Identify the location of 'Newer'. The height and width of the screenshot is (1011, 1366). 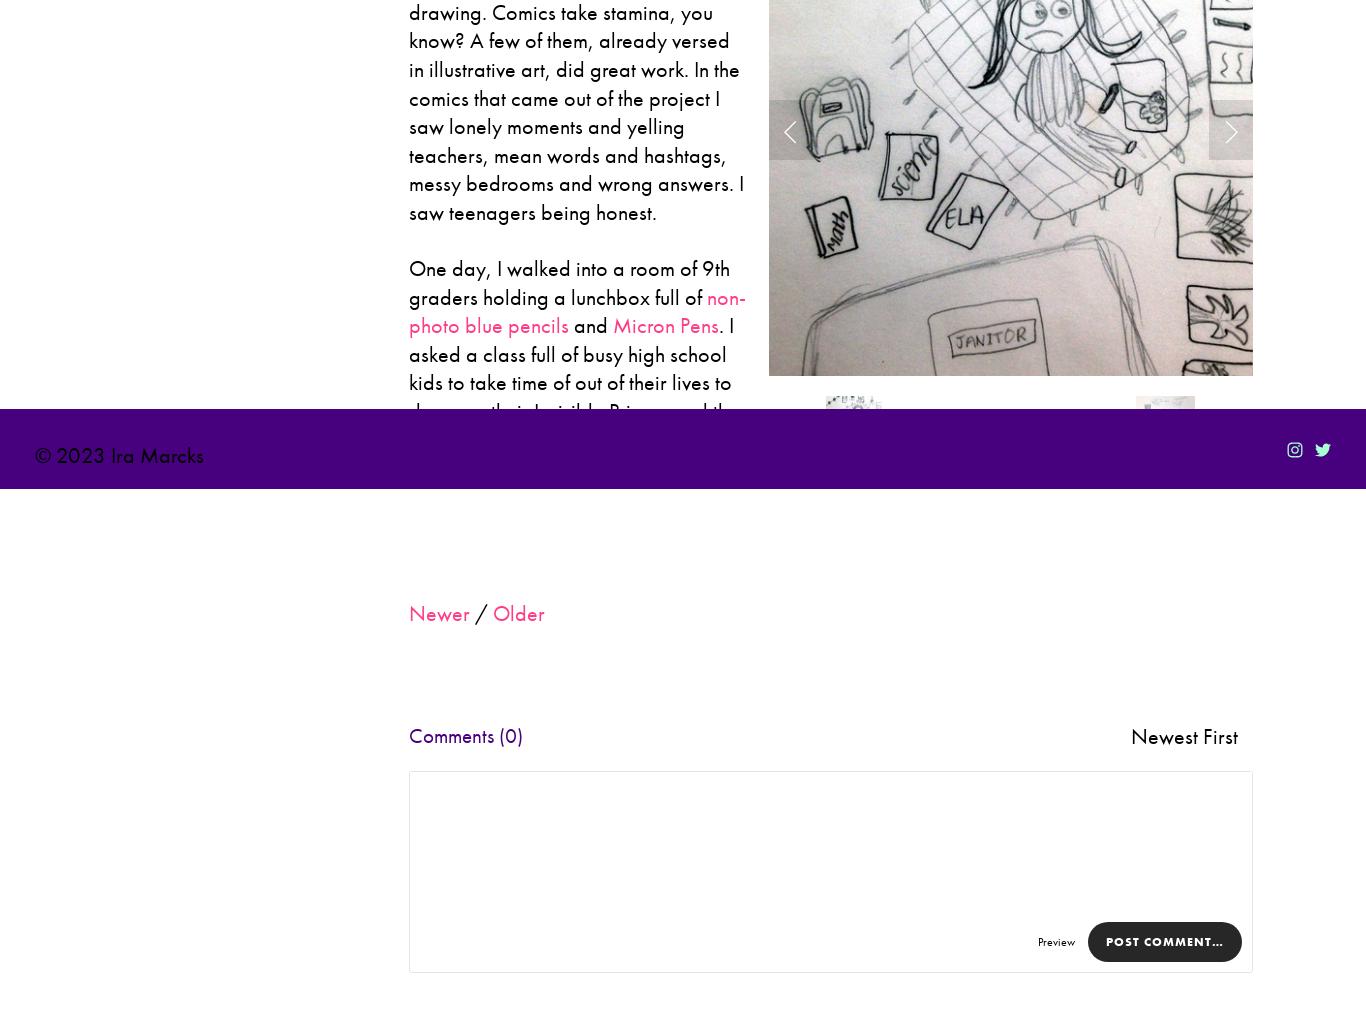
(437, 613).